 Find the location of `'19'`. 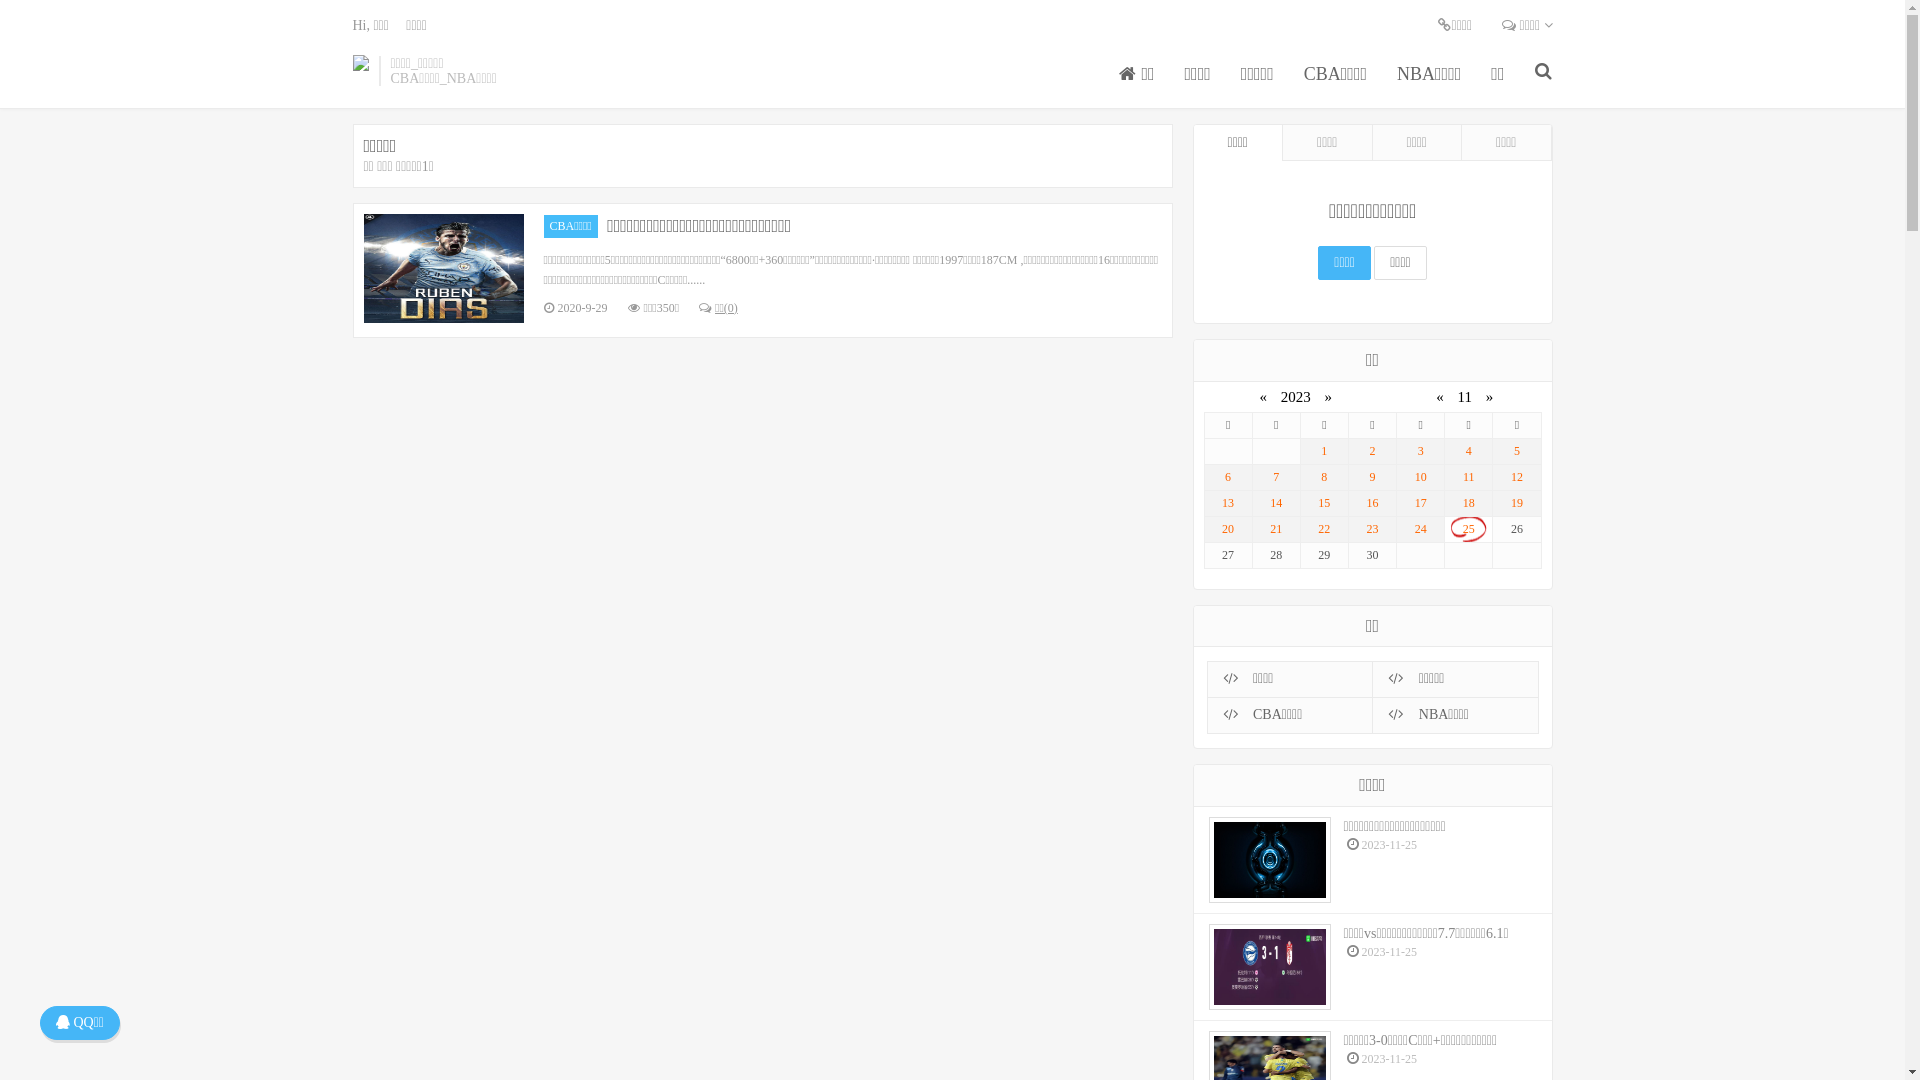

'19' is located at coordinates (1516, 502).